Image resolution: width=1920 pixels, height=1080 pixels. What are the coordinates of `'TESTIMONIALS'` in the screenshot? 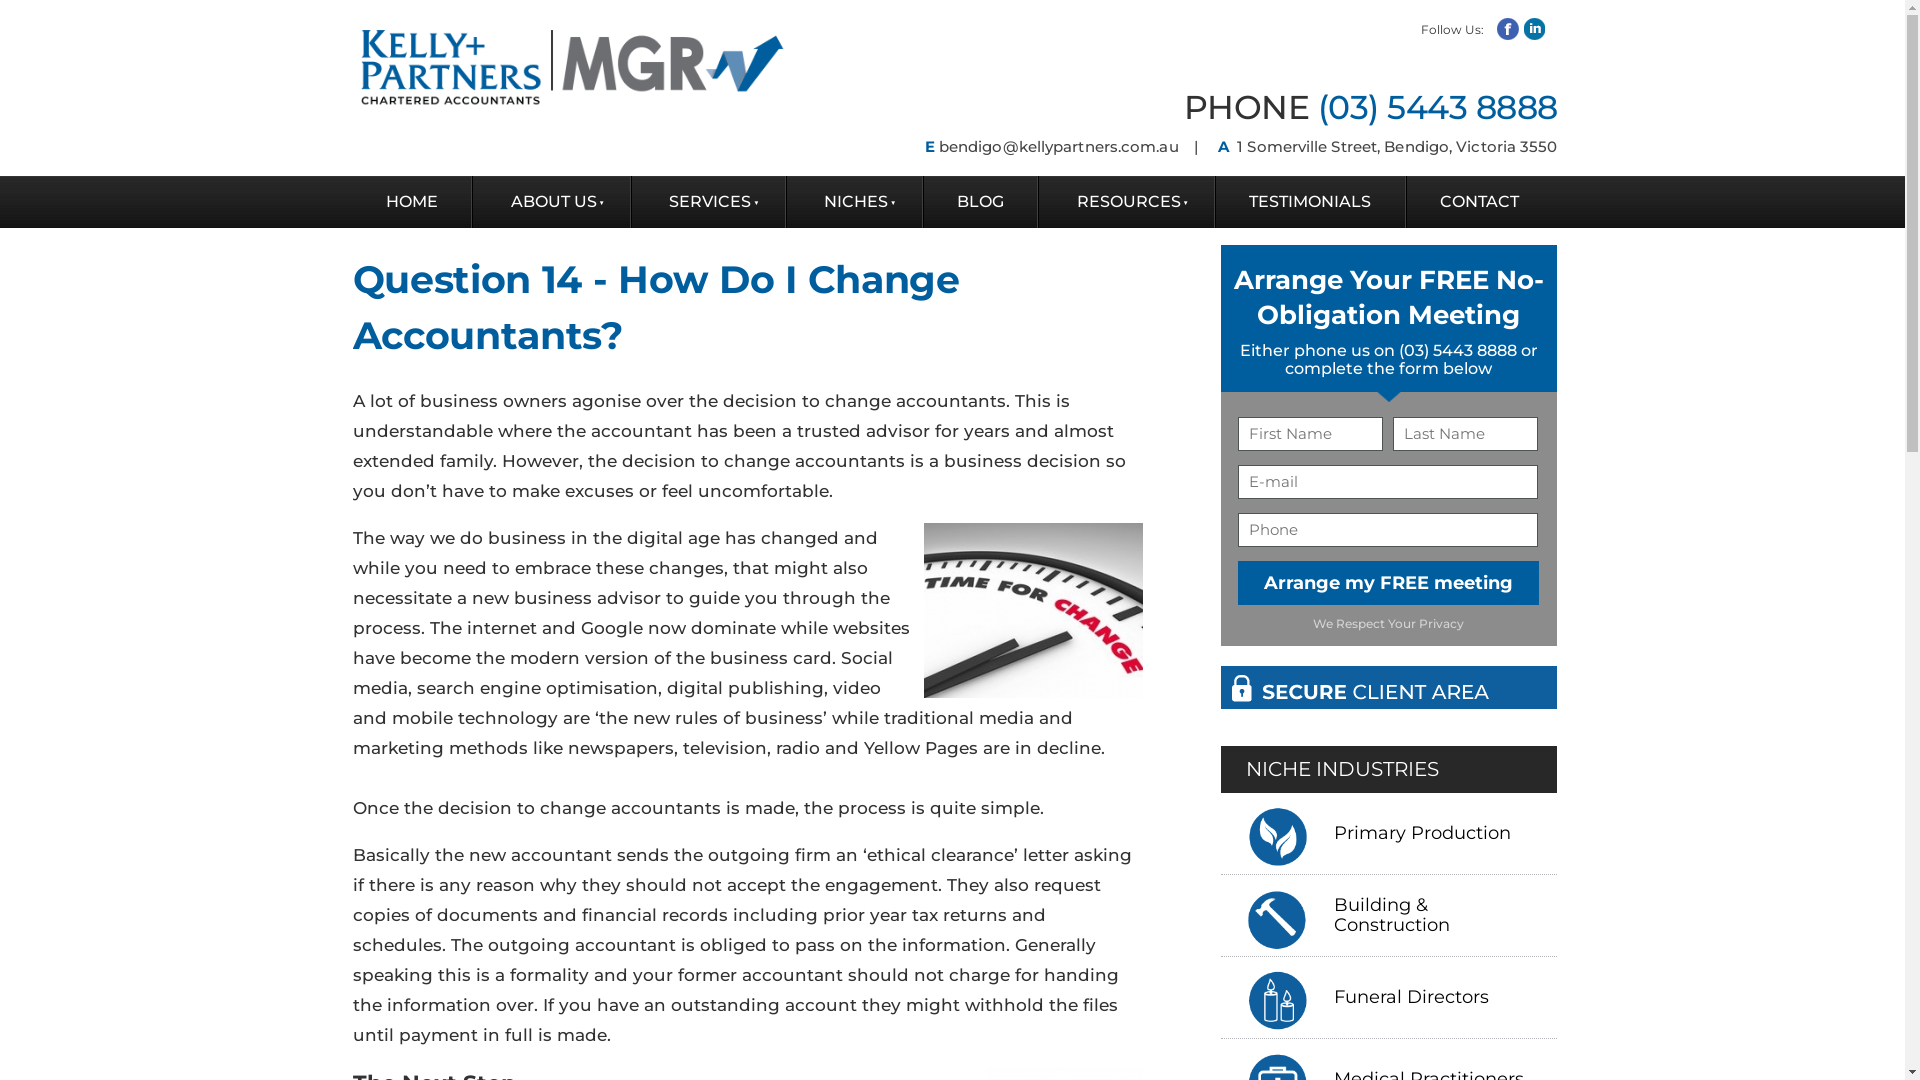 It's located at (1310, 201).